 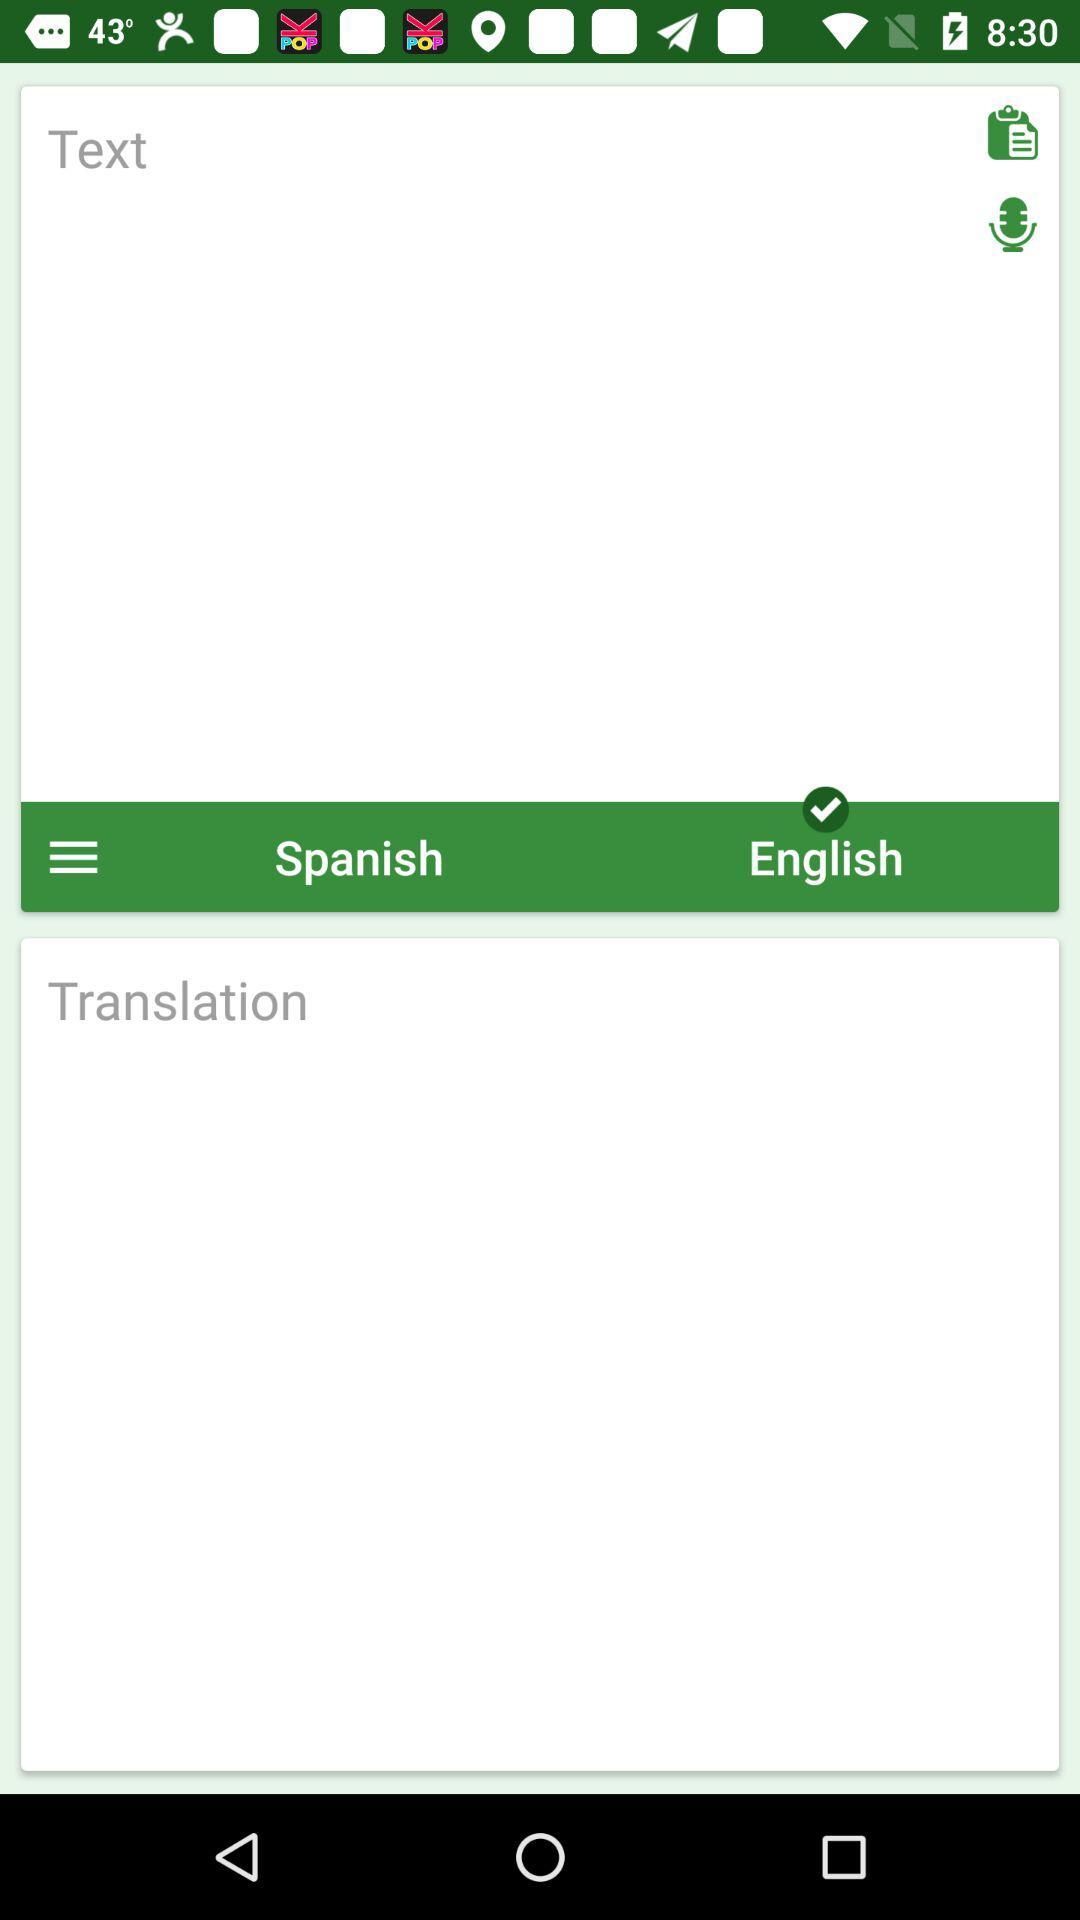 I want to click on hit button, so click(x=540, y=999).